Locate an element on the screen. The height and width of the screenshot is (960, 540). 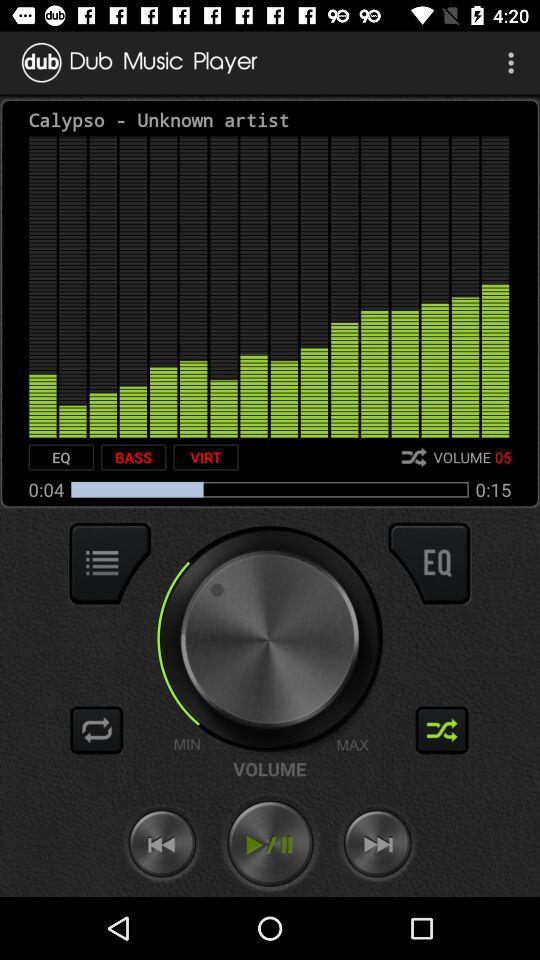
icon next to the  virt is located at coordinates (133, 457).